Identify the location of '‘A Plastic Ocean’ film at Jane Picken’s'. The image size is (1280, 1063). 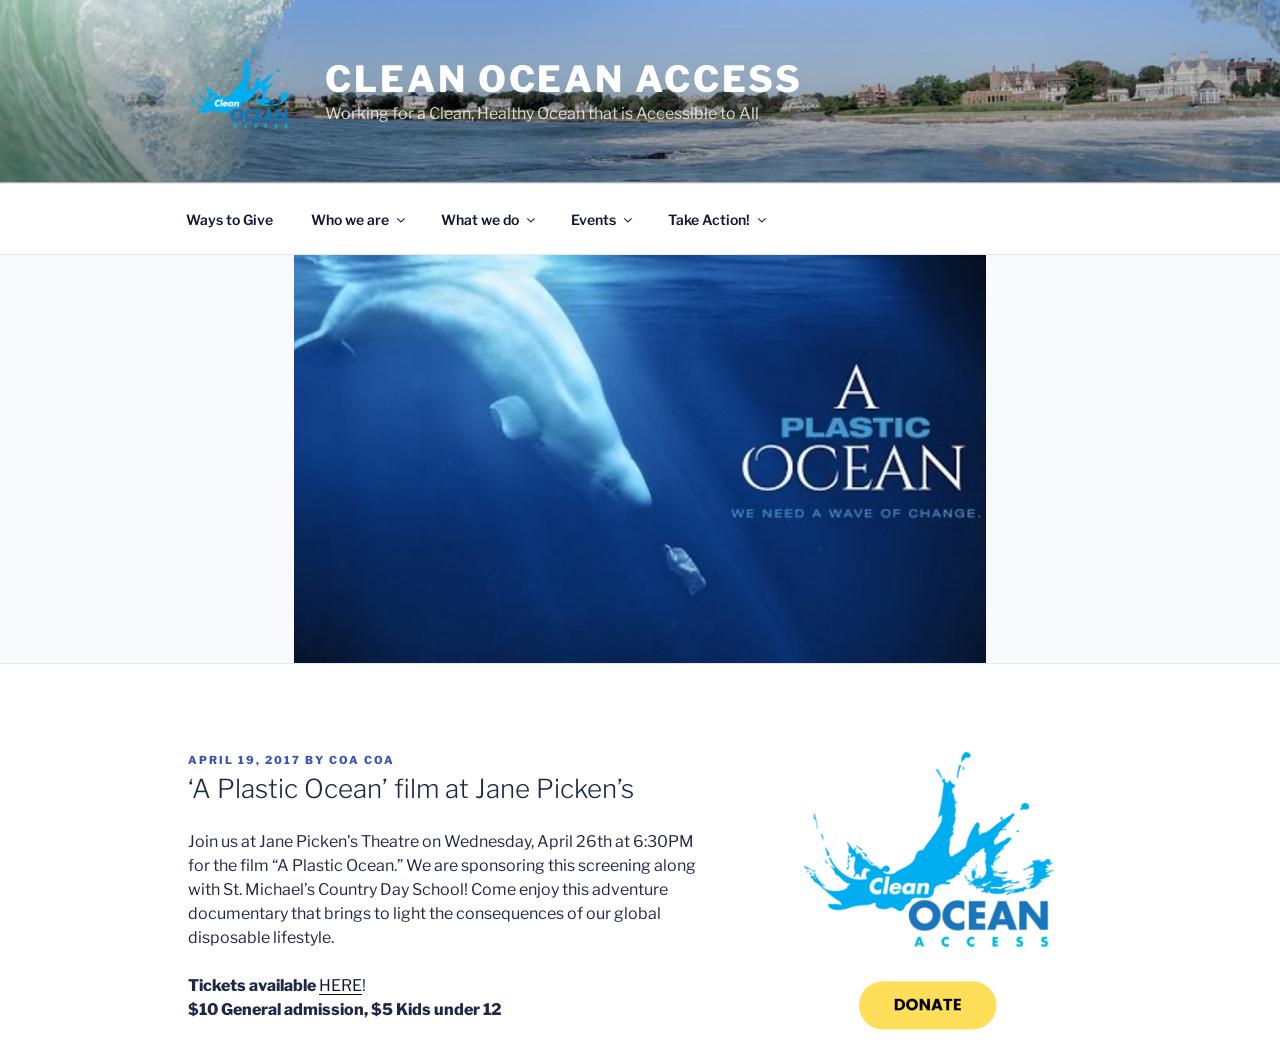
(410, 787).